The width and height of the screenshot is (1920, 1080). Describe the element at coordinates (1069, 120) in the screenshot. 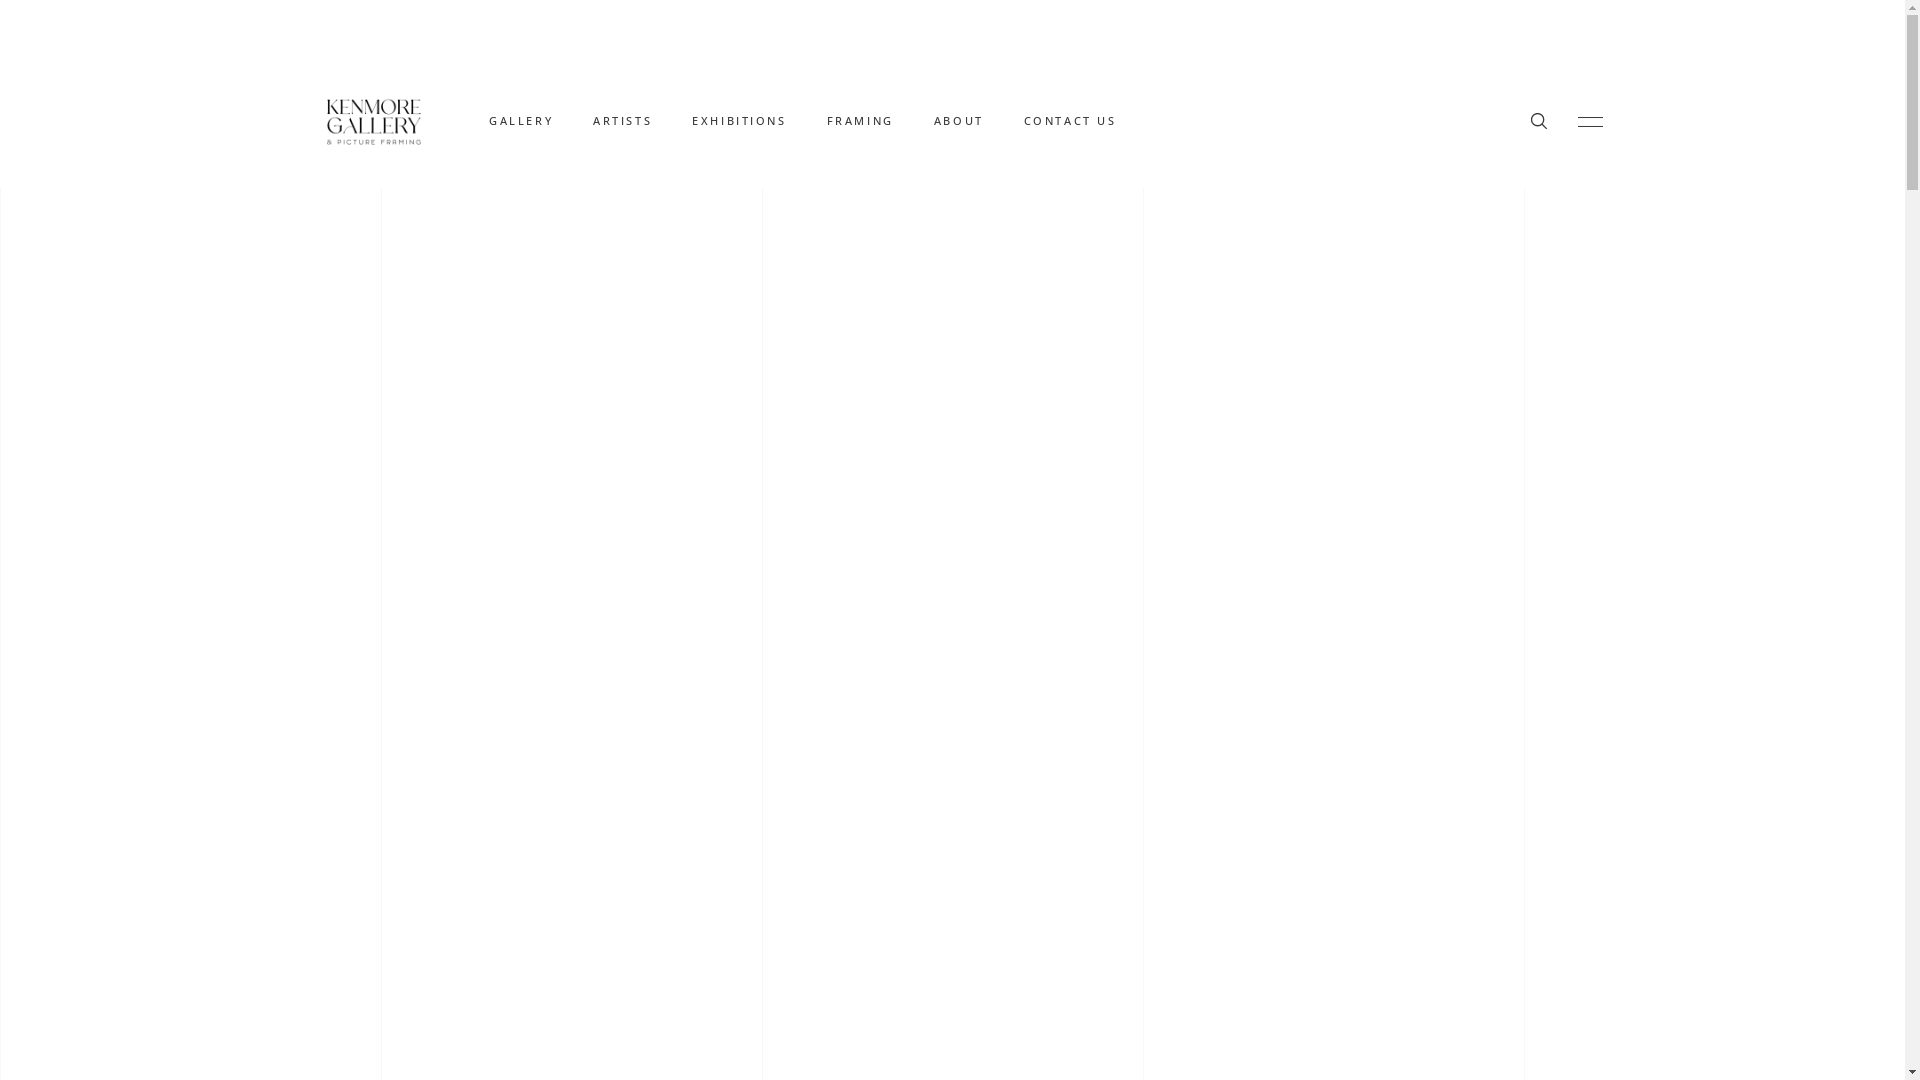

I see `'CONTACT US'` at that location.